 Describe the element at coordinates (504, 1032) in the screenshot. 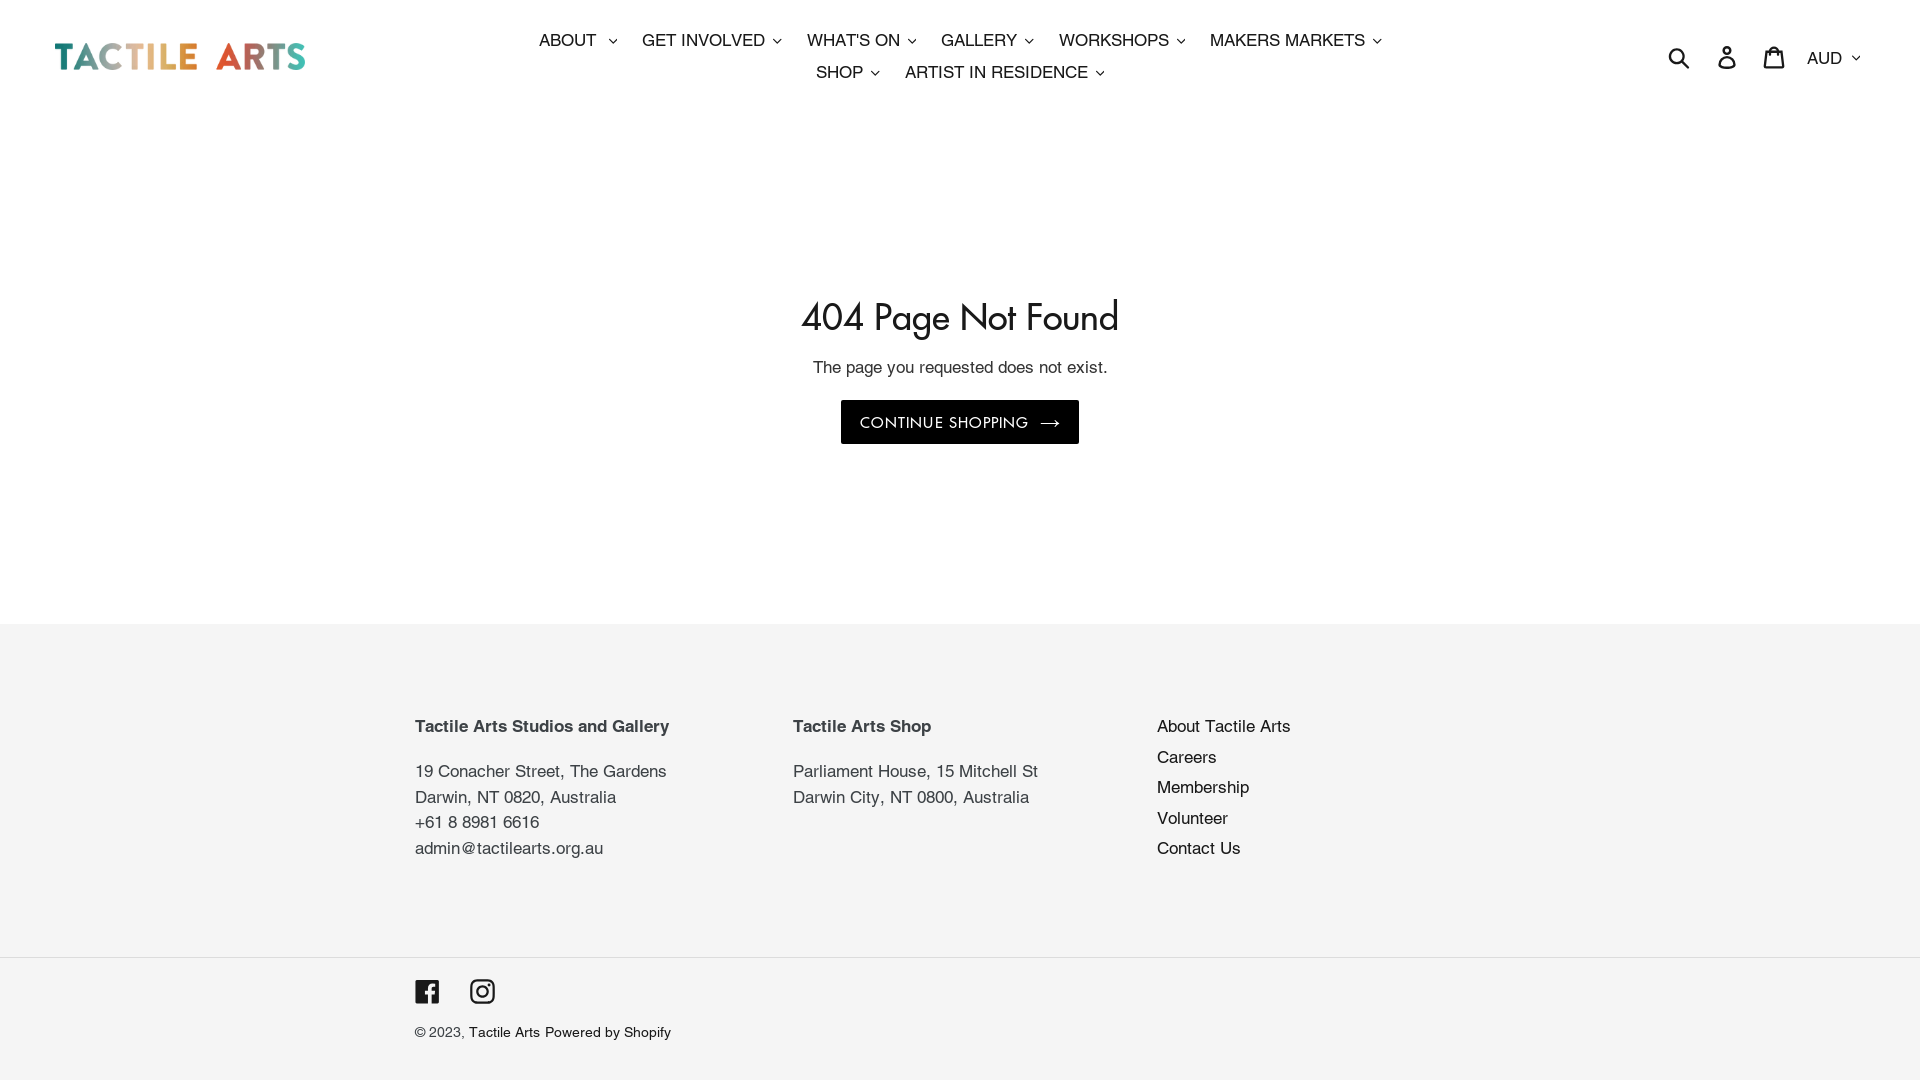

I see `'Tactile Arts'` at that location.